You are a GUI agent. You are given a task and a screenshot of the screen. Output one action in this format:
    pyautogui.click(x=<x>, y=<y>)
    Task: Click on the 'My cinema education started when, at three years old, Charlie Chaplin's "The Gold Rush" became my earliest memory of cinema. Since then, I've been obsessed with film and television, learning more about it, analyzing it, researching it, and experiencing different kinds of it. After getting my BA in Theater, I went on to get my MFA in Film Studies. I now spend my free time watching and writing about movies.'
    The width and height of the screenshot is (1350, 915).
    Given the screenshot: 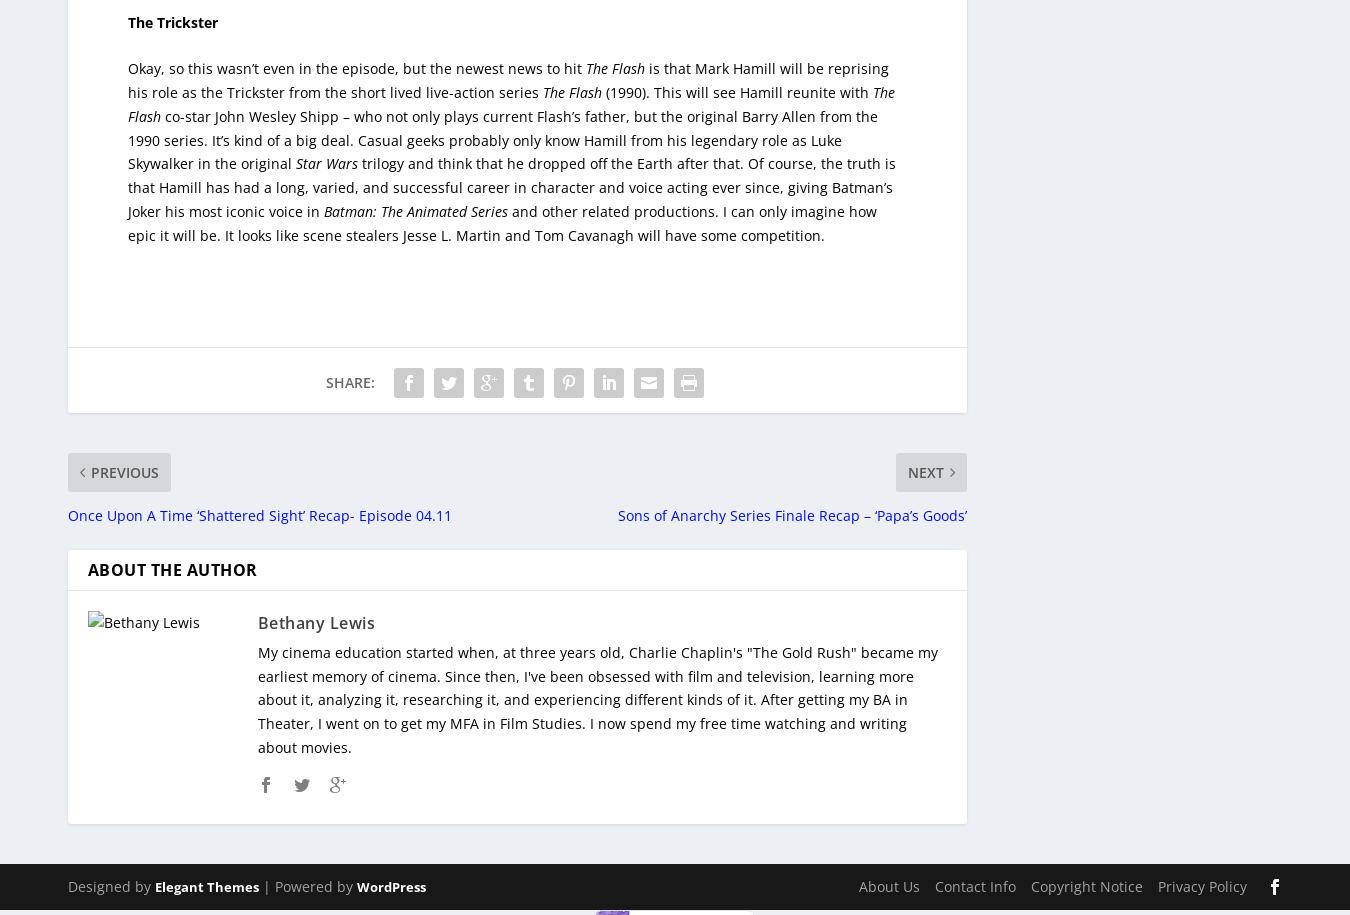 What is the action you would take?
    pyautogui.click(x=596, y=684)
    